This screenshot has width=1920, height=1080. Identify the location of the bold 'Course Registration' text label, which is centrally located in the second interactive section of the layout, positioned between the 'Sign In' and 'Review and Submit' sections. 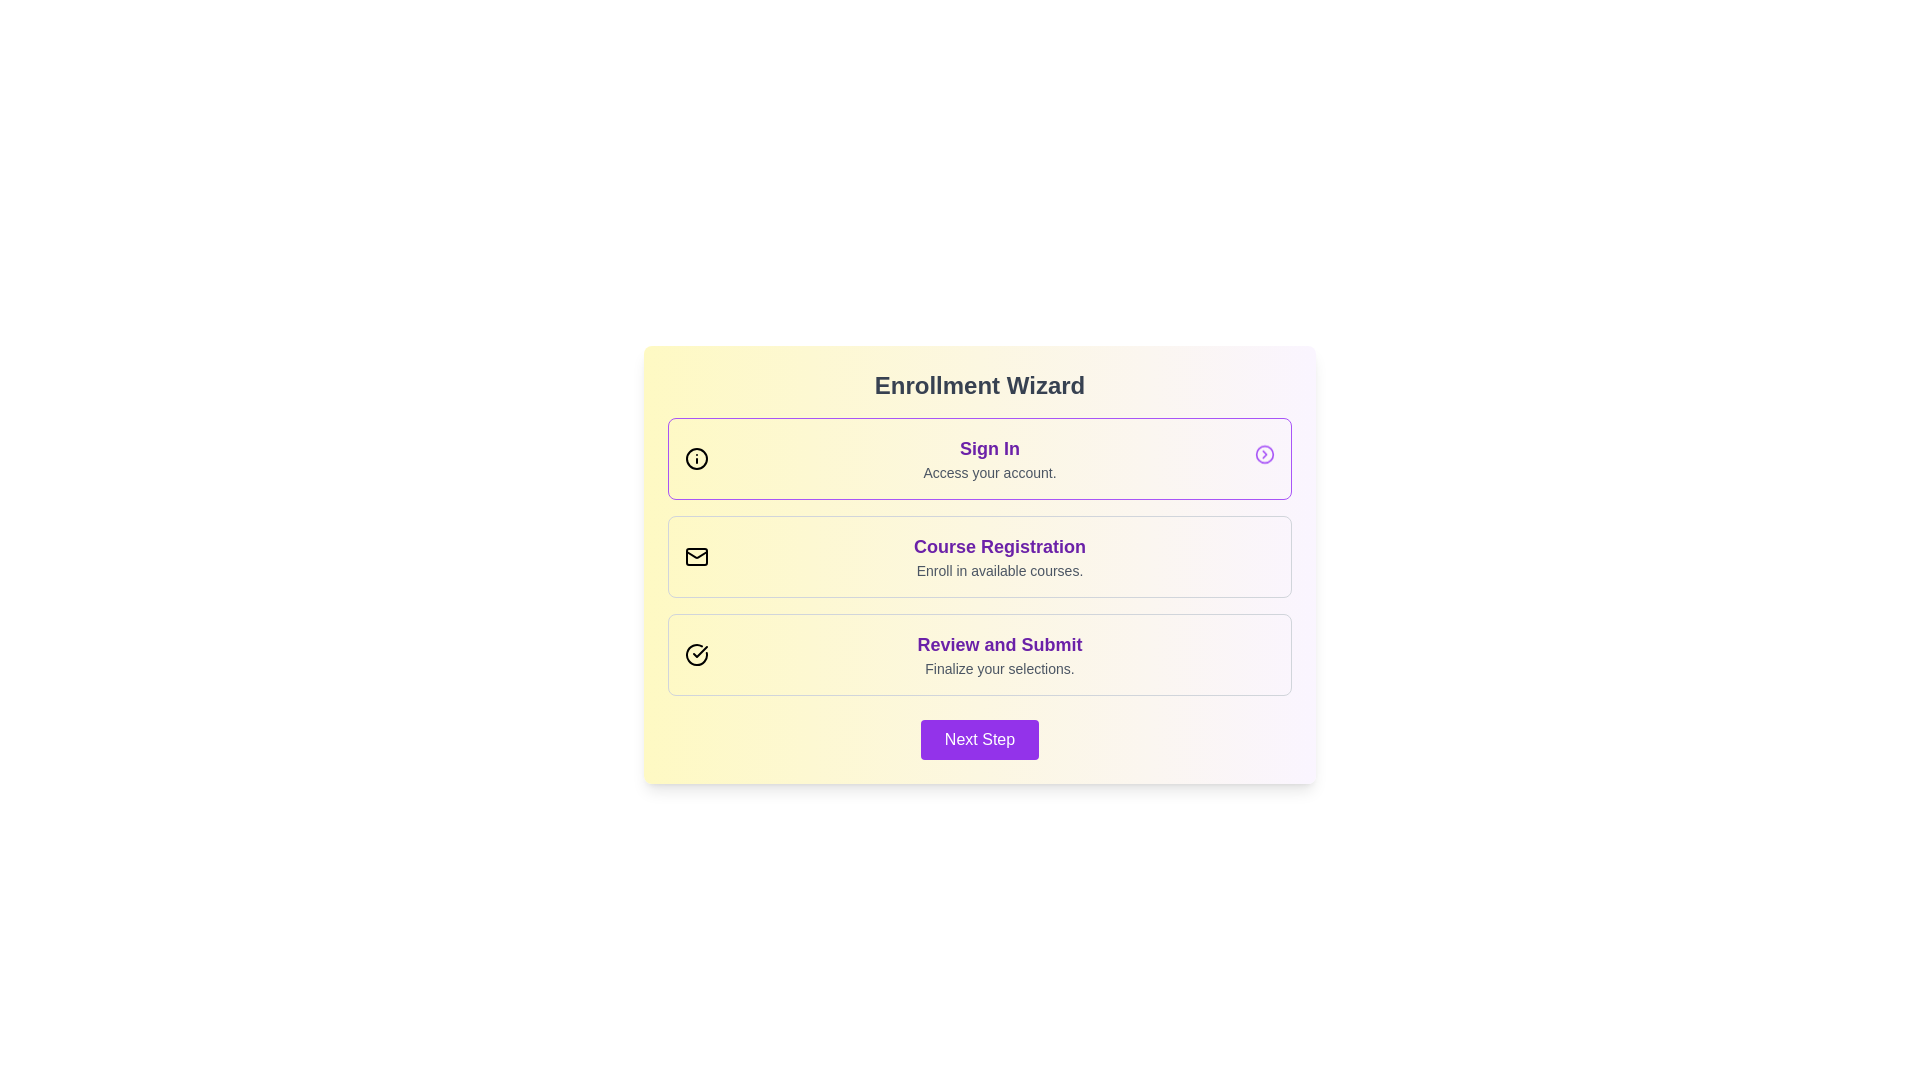
(999, 547).